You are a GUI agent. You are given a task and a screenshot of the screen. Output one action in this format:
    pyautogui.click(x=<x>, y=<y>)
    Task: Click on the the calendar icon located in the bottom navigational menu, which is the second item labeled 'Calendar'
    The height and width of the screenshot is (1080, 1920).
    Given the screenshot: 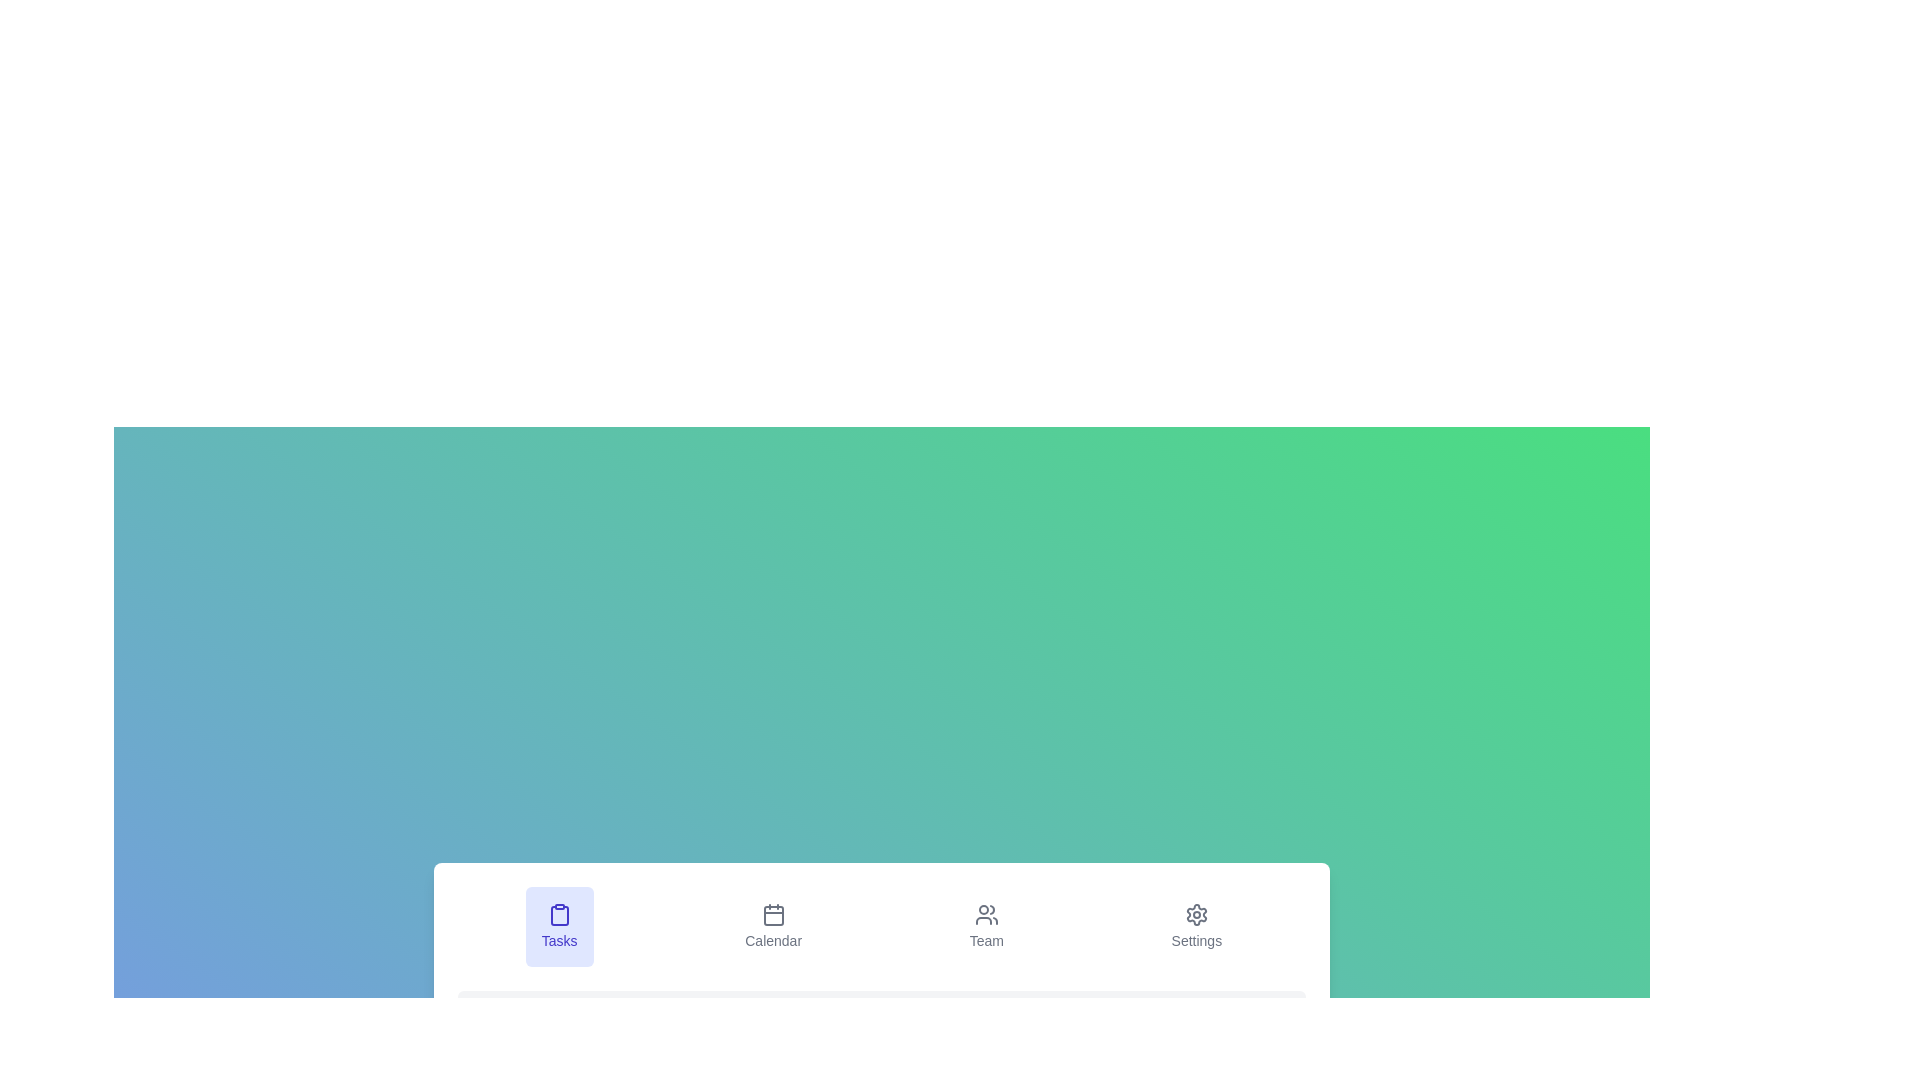 What is the action you would take?
    pyautogui.click(x=772, y=914)
    